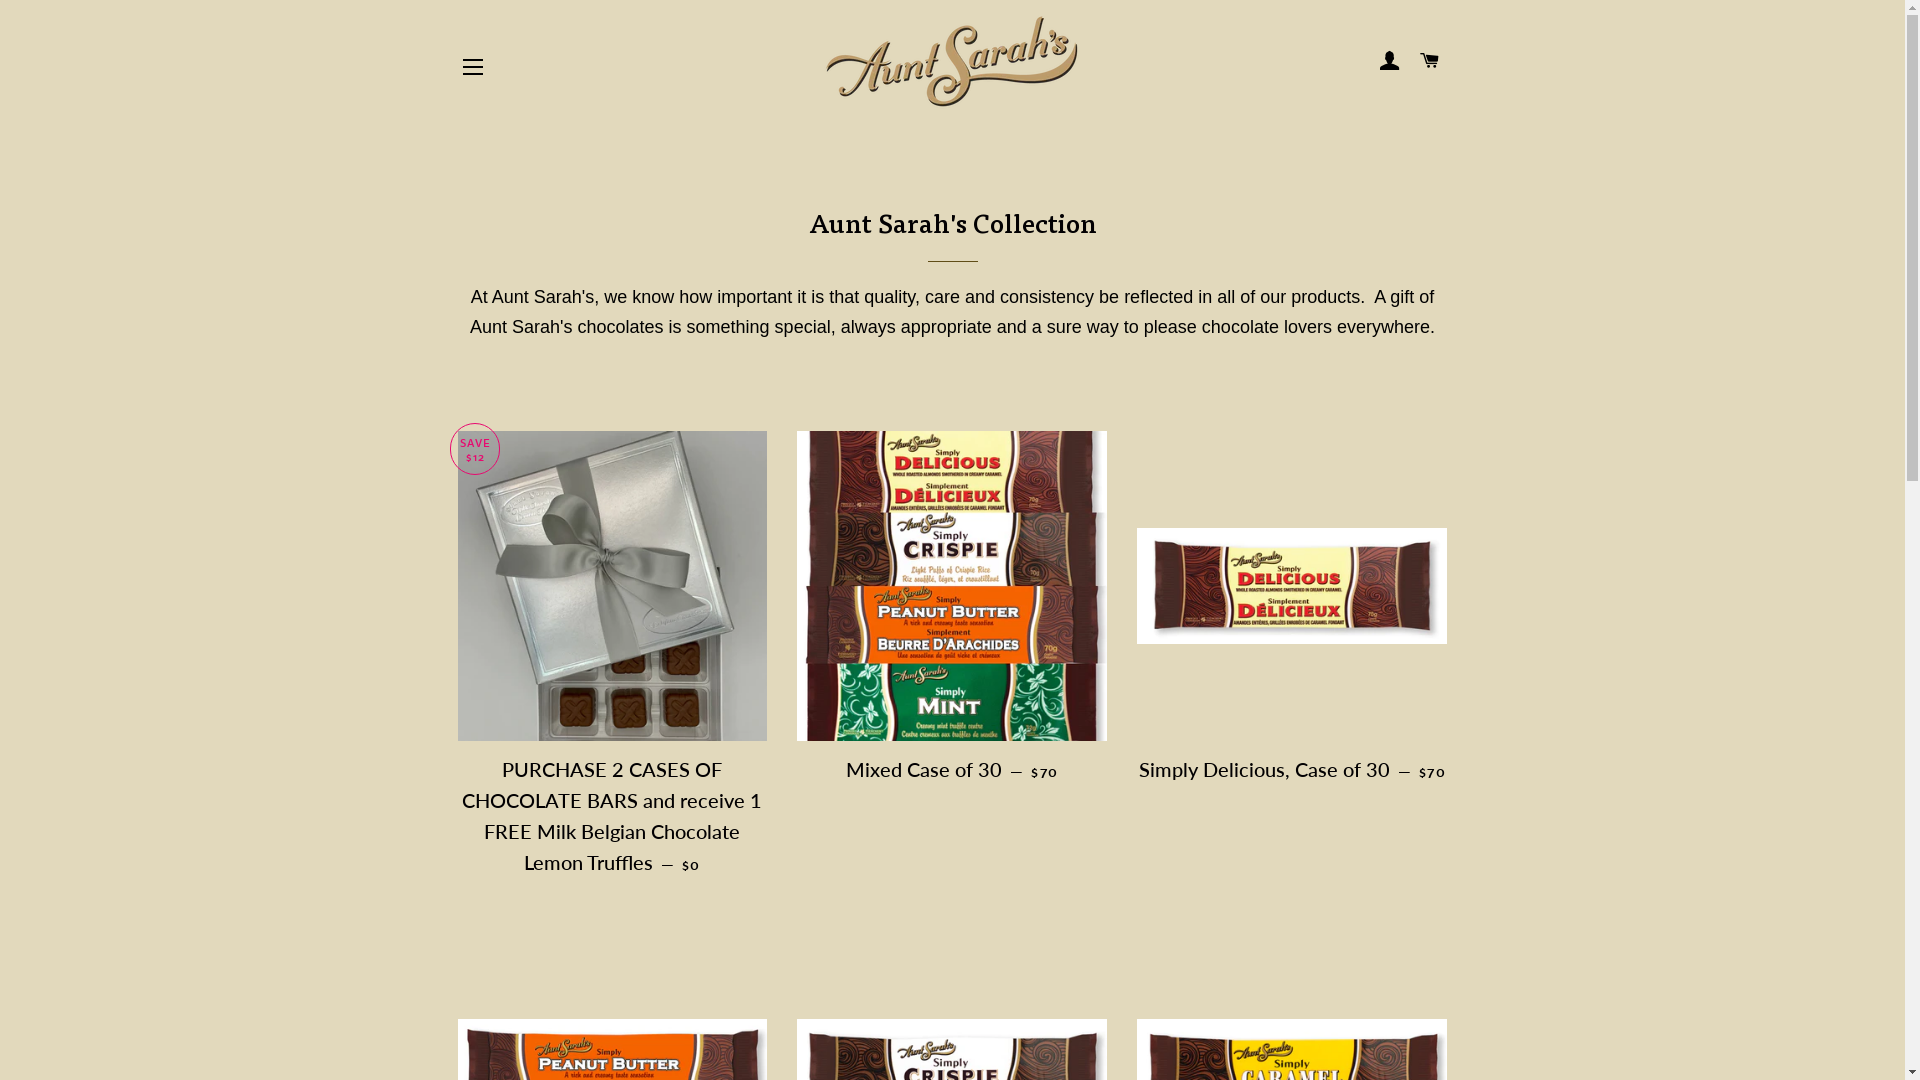  What do you see at coordinates (1389, 60) in the screenshot?
I see `'LOG IN'` at bounding box center [1389, 60].